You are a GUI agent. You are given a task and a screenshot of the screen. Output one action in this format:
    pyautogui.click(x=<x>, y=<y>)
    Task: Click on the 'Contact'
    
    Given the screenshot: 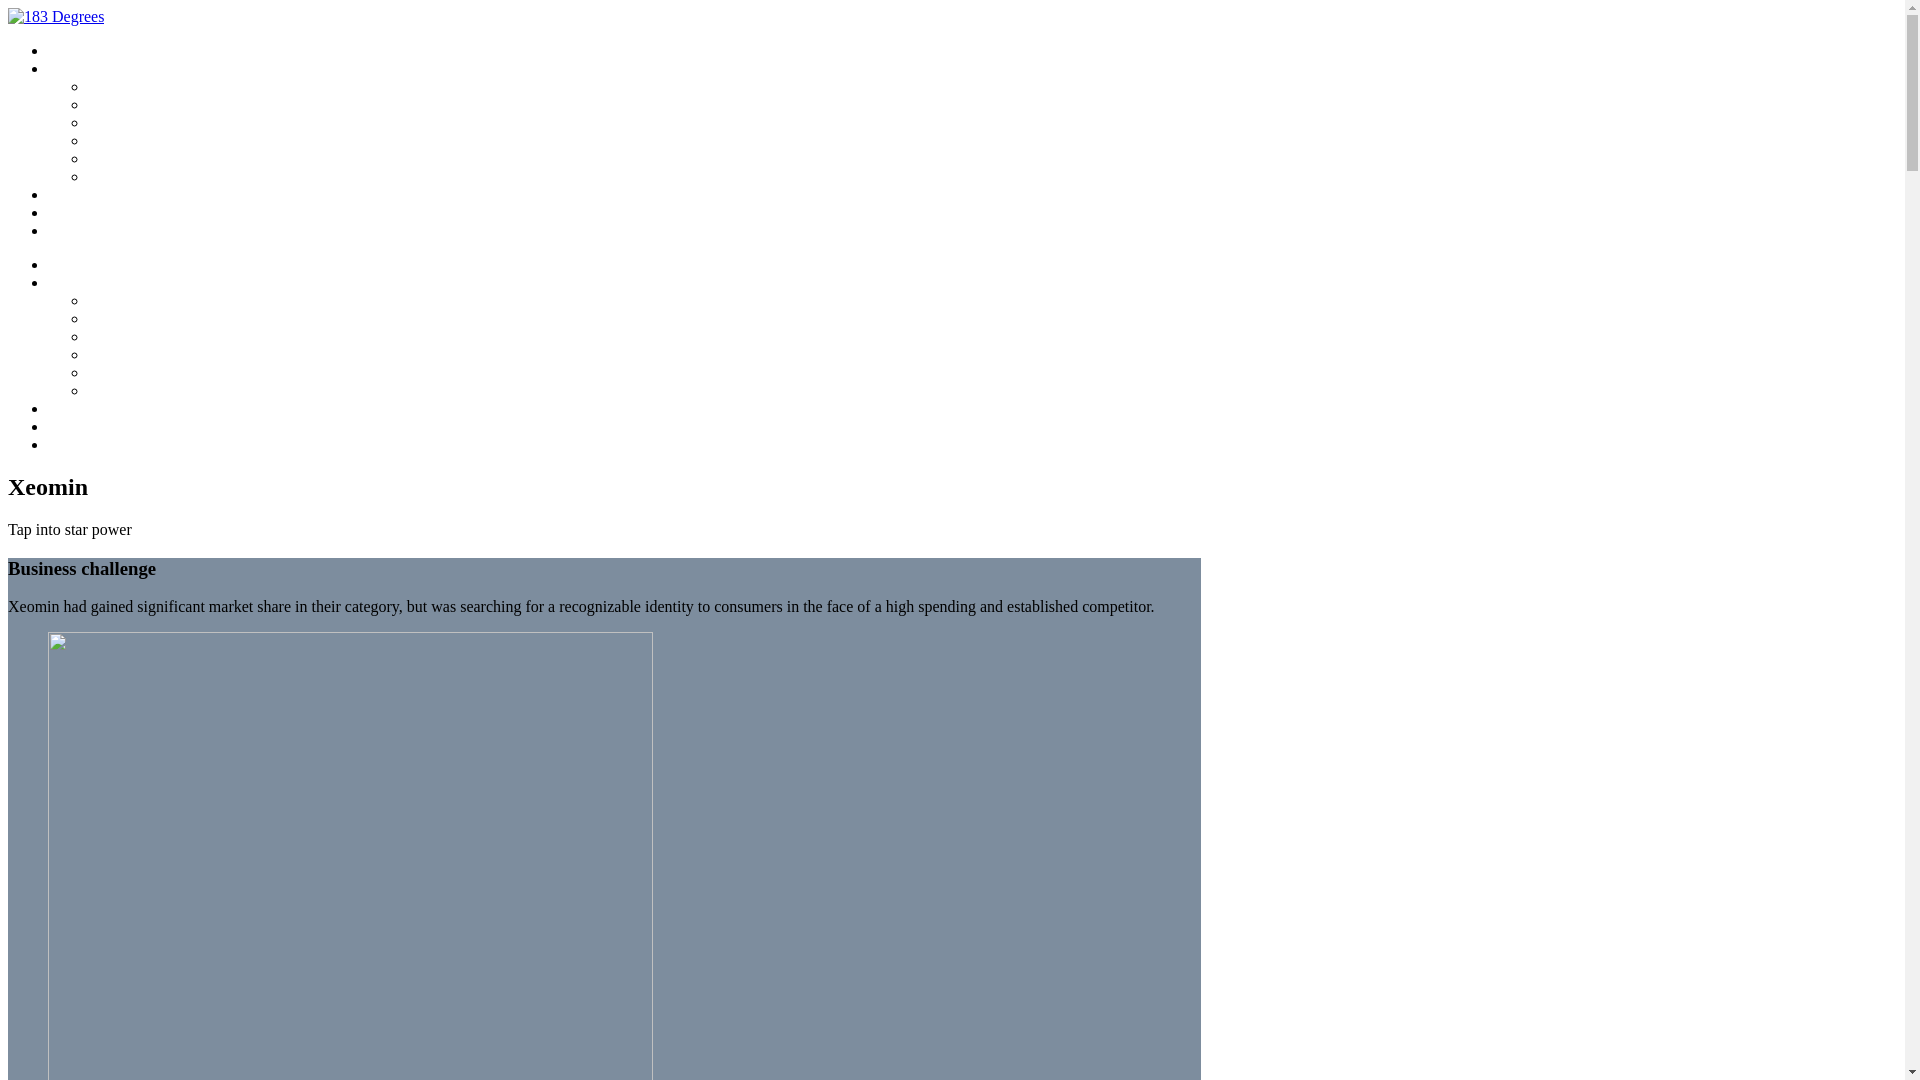 What is the action you would take?
    pyautogui.click(x=71, y=212)
    